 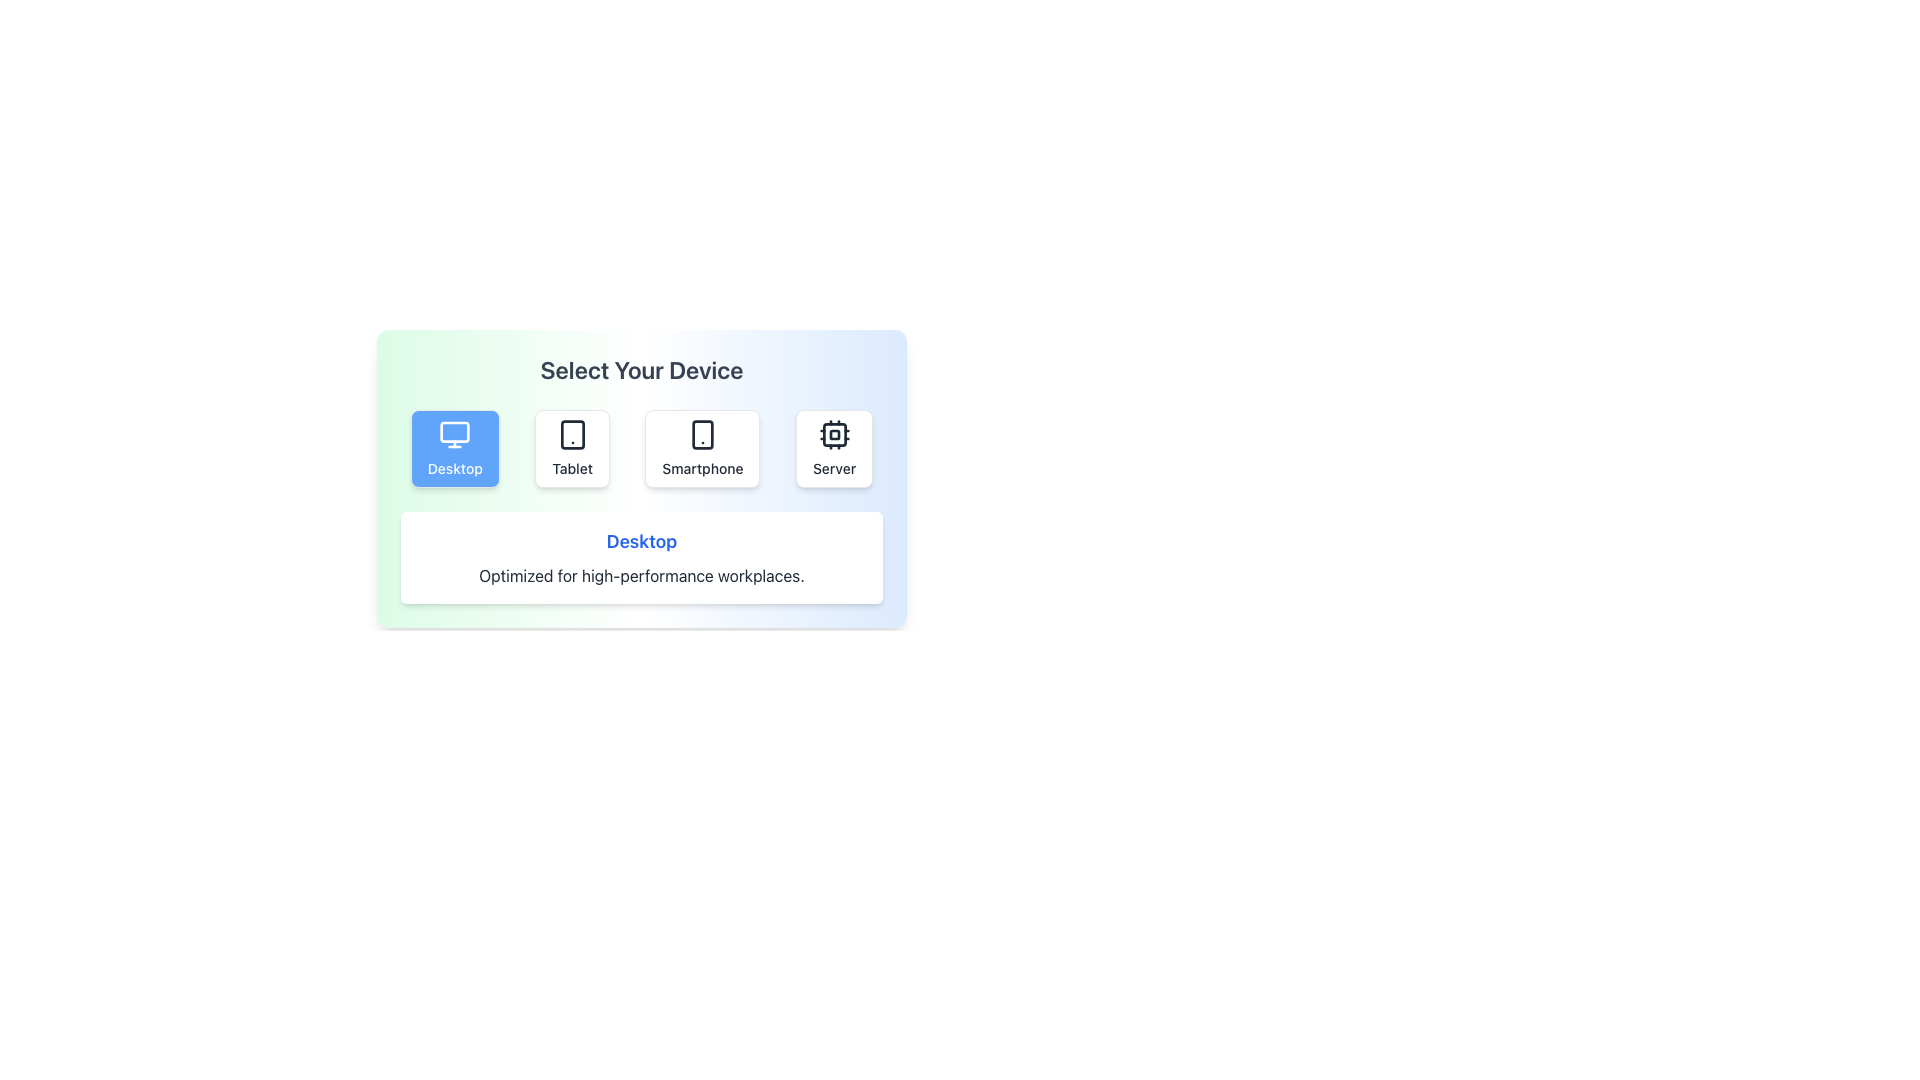 I want to click on the bold, blue 'Desktop' text label that is centrally positioned within its card-like area and stands out from other elements, so click(x=642, y=542).